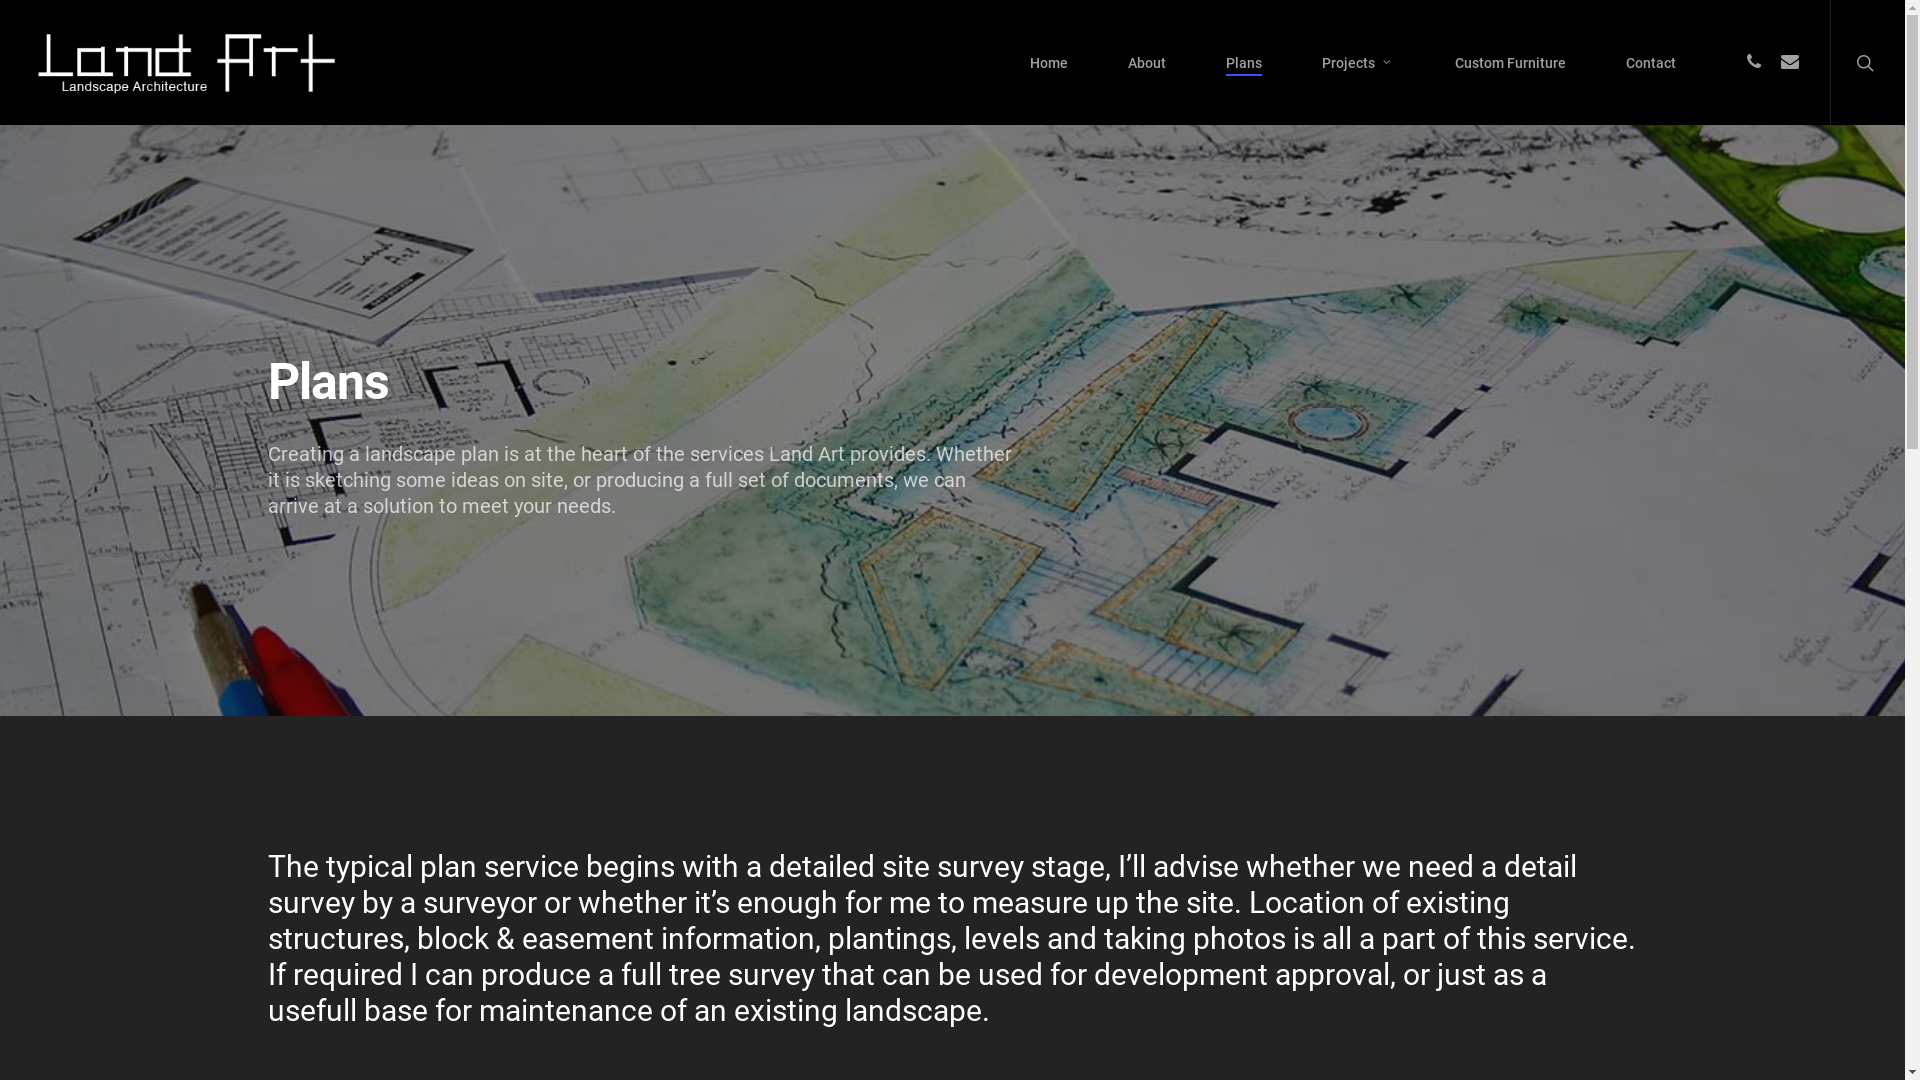  I want to click on 'About', so click(1147, 61).